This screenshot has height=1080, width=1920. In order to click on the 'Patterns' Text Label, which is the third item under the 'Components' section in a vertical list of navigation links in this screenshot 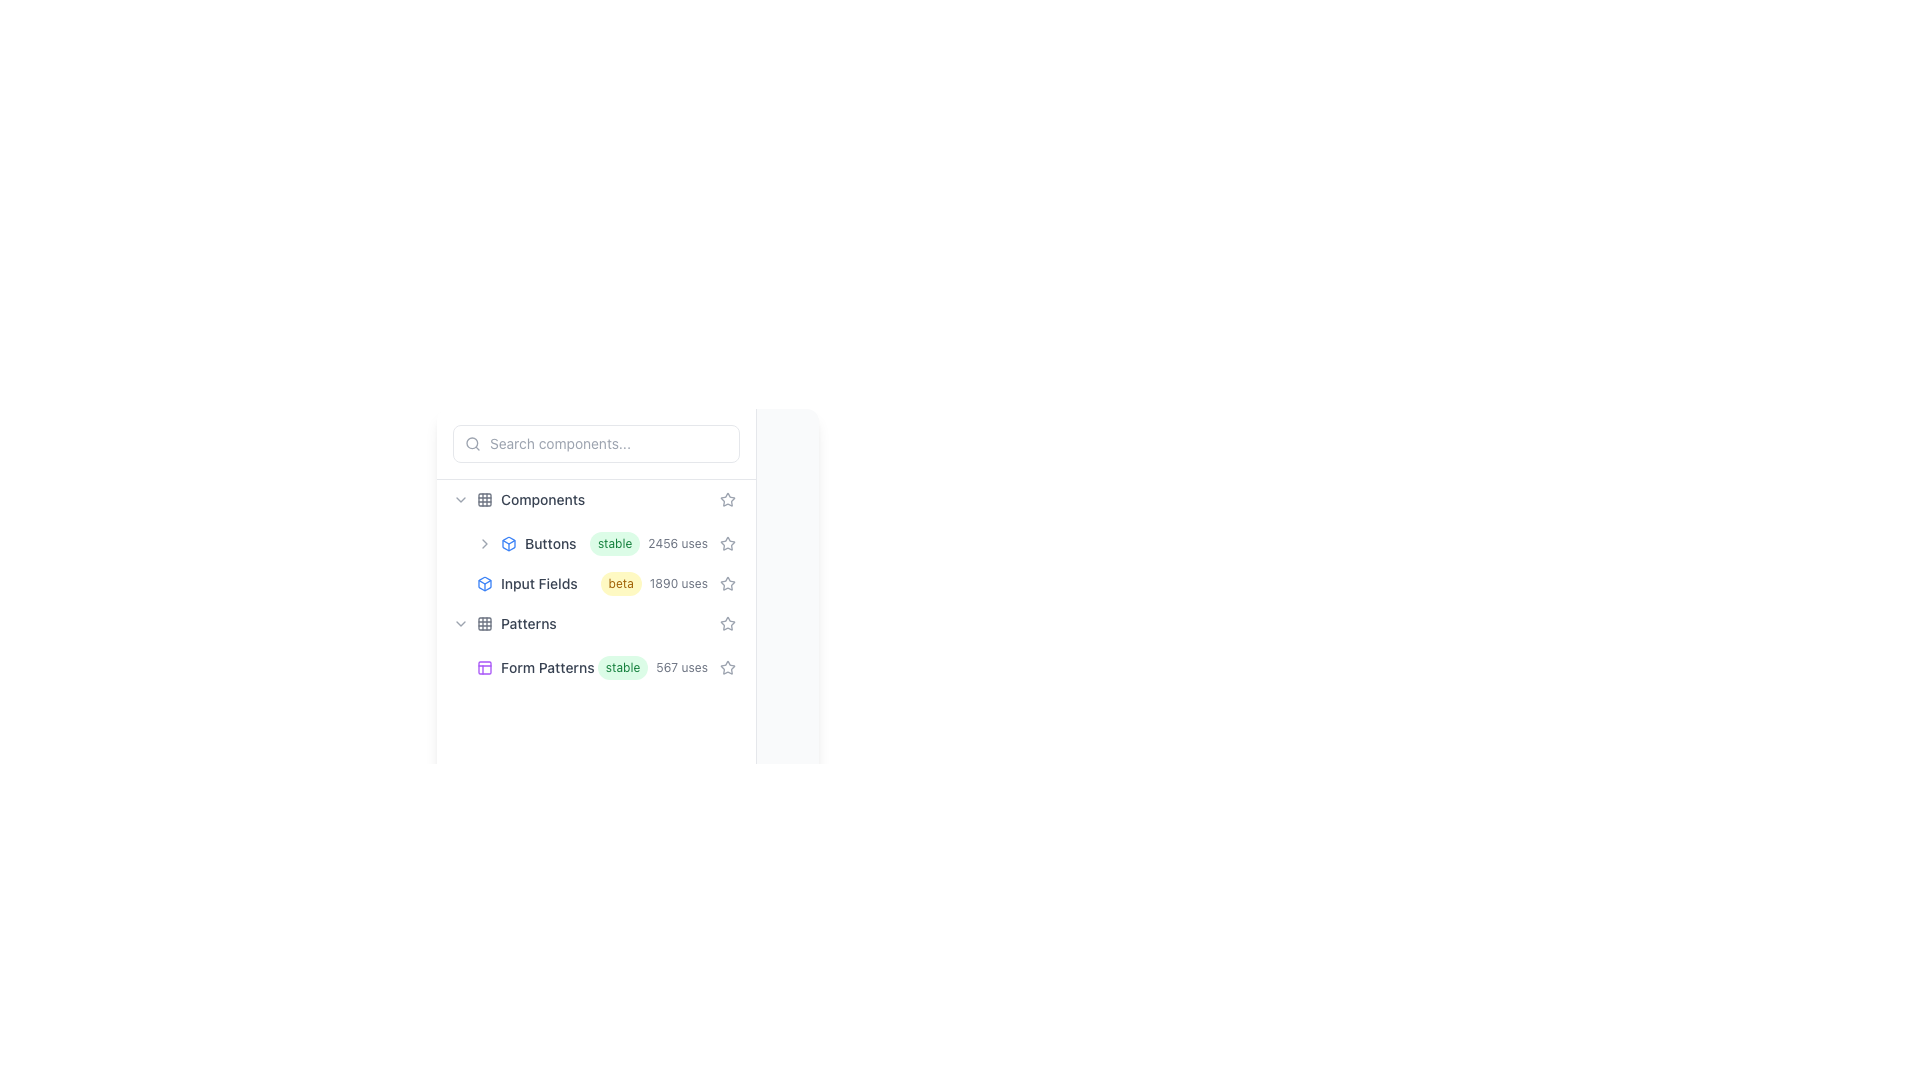, I will do `click(528, 623)`.